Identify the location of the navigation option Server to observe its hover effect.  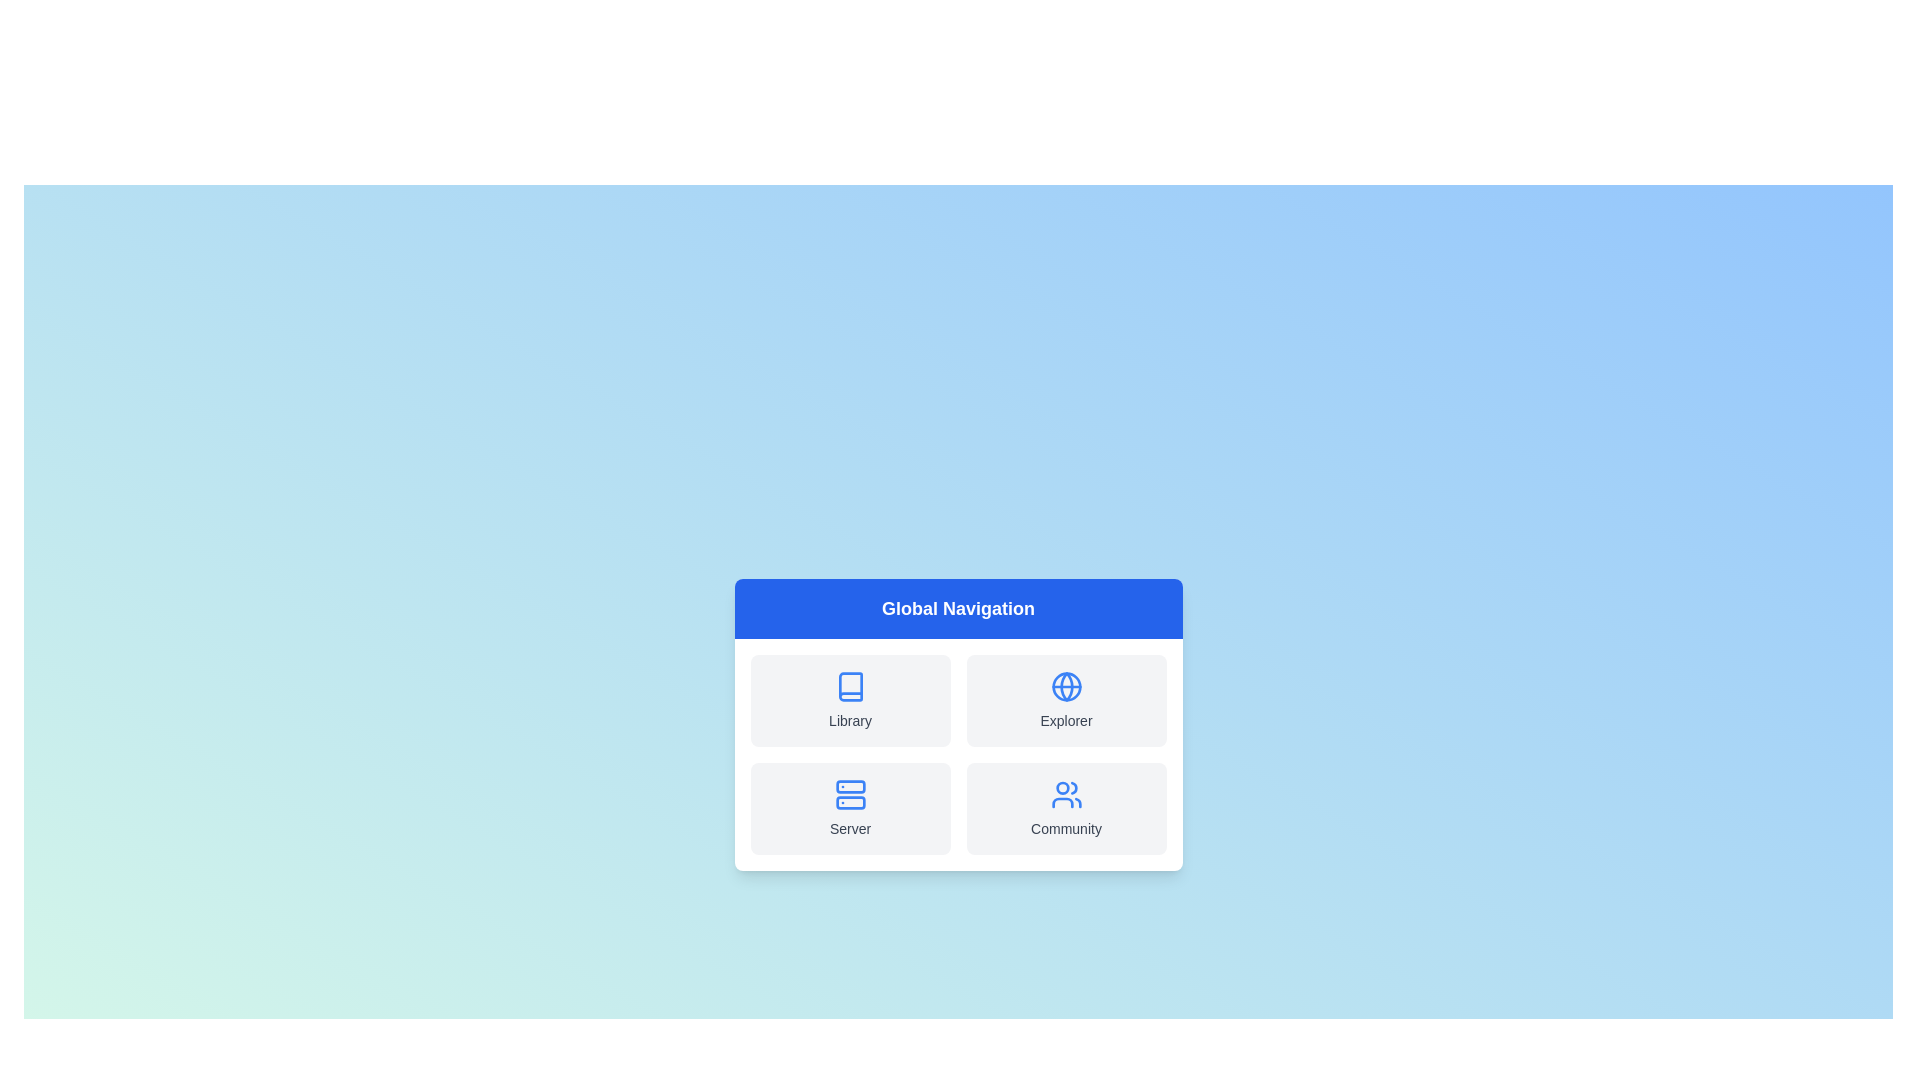
(850, 808).